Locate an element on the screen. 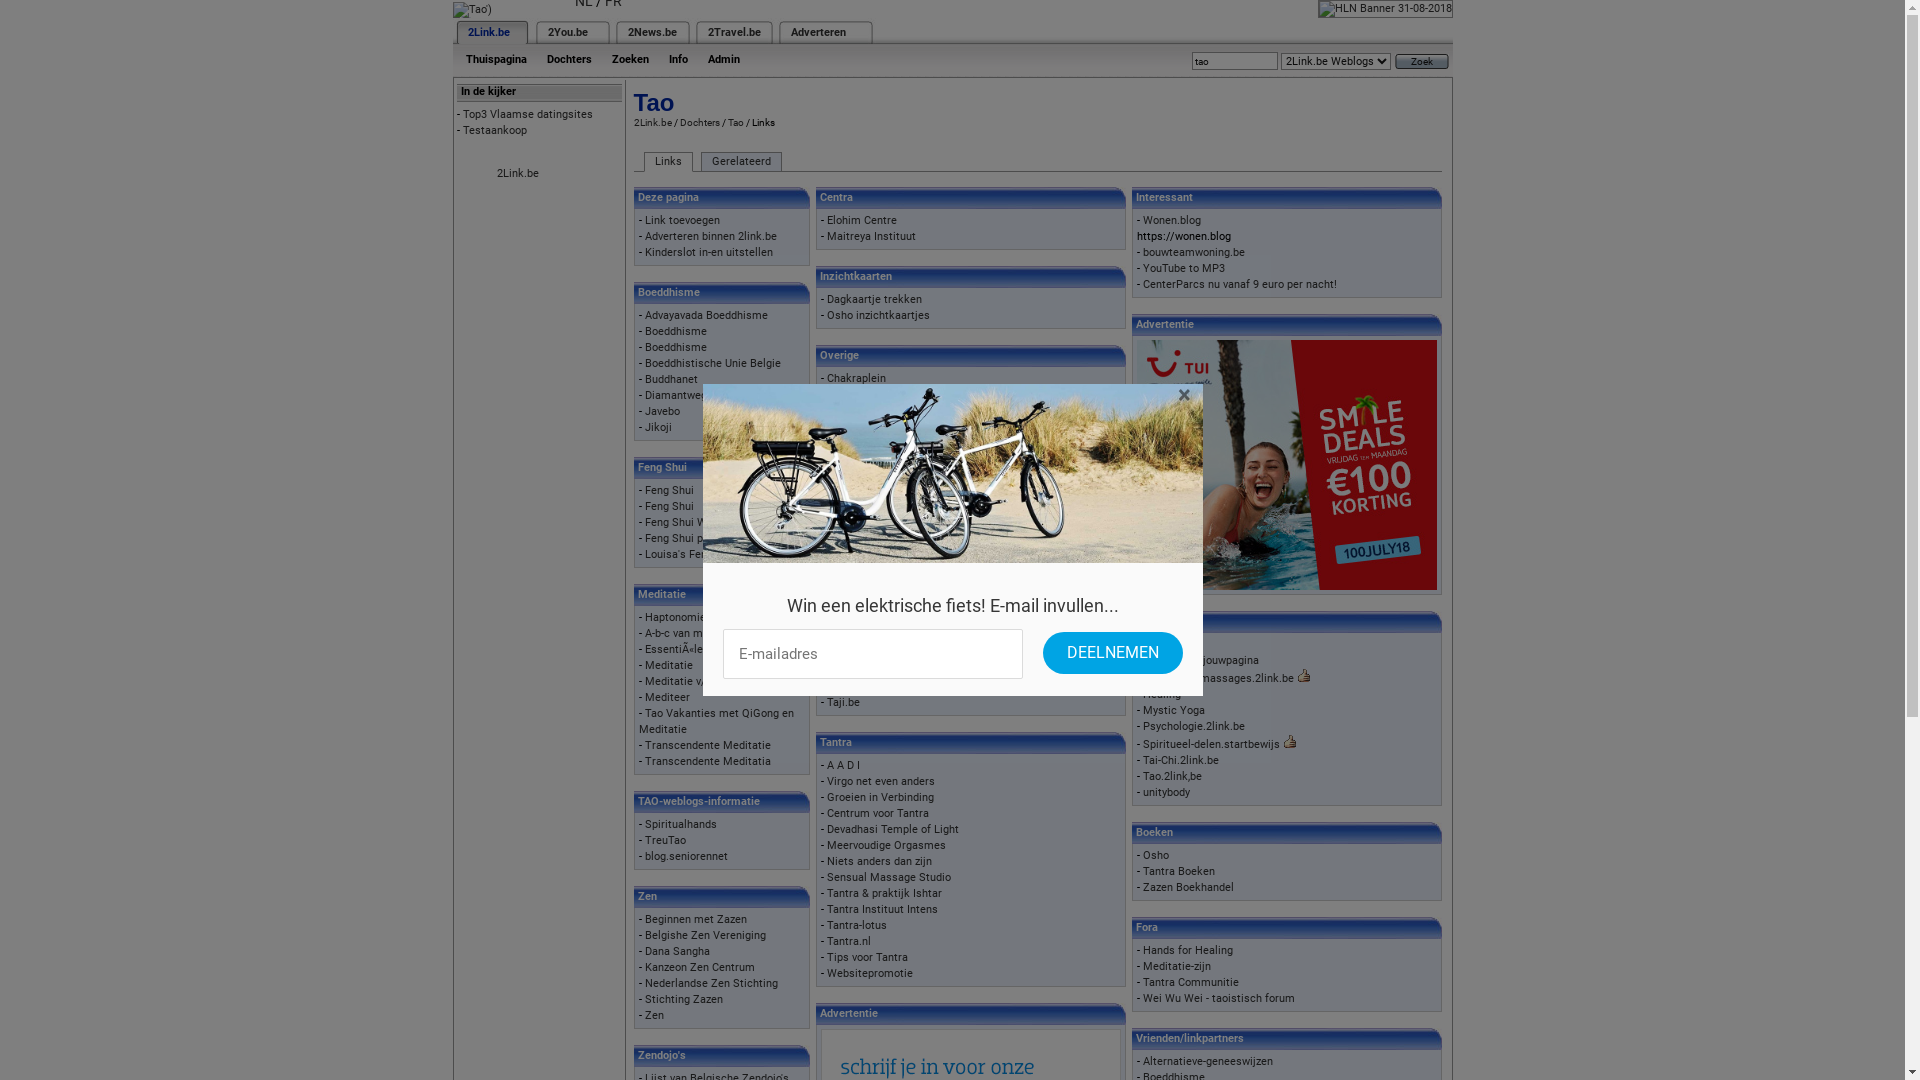 This screenshot has height=1080, width=1920. 'Tantra Communitie' is located at coordinates (1190, 981).